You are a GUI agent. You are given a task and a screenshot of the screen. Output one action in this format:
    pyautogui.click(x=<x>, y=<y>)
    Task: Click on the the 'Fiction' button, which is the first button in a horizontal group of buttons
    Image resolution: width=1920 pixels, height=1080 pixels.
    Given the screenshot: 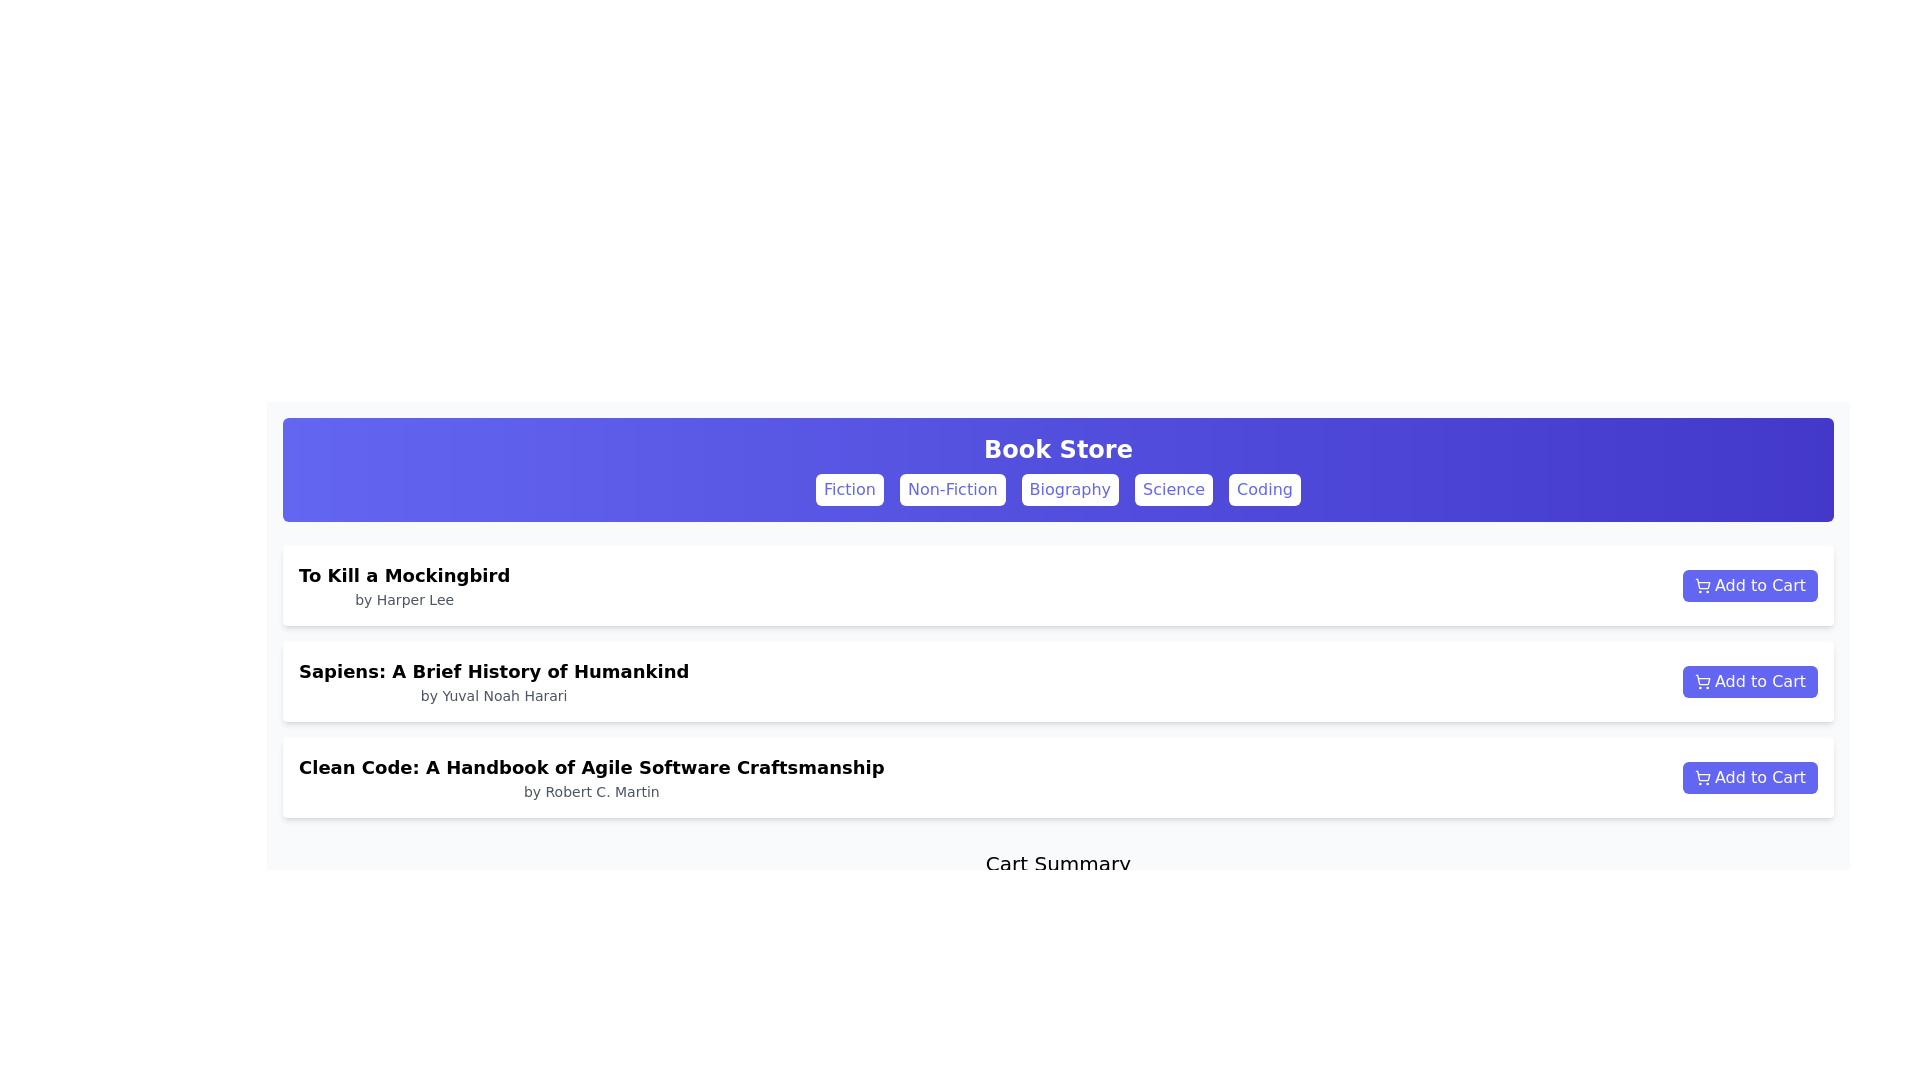 What is the action you would take?
    pyautogui.click(x=849, y=489)
    